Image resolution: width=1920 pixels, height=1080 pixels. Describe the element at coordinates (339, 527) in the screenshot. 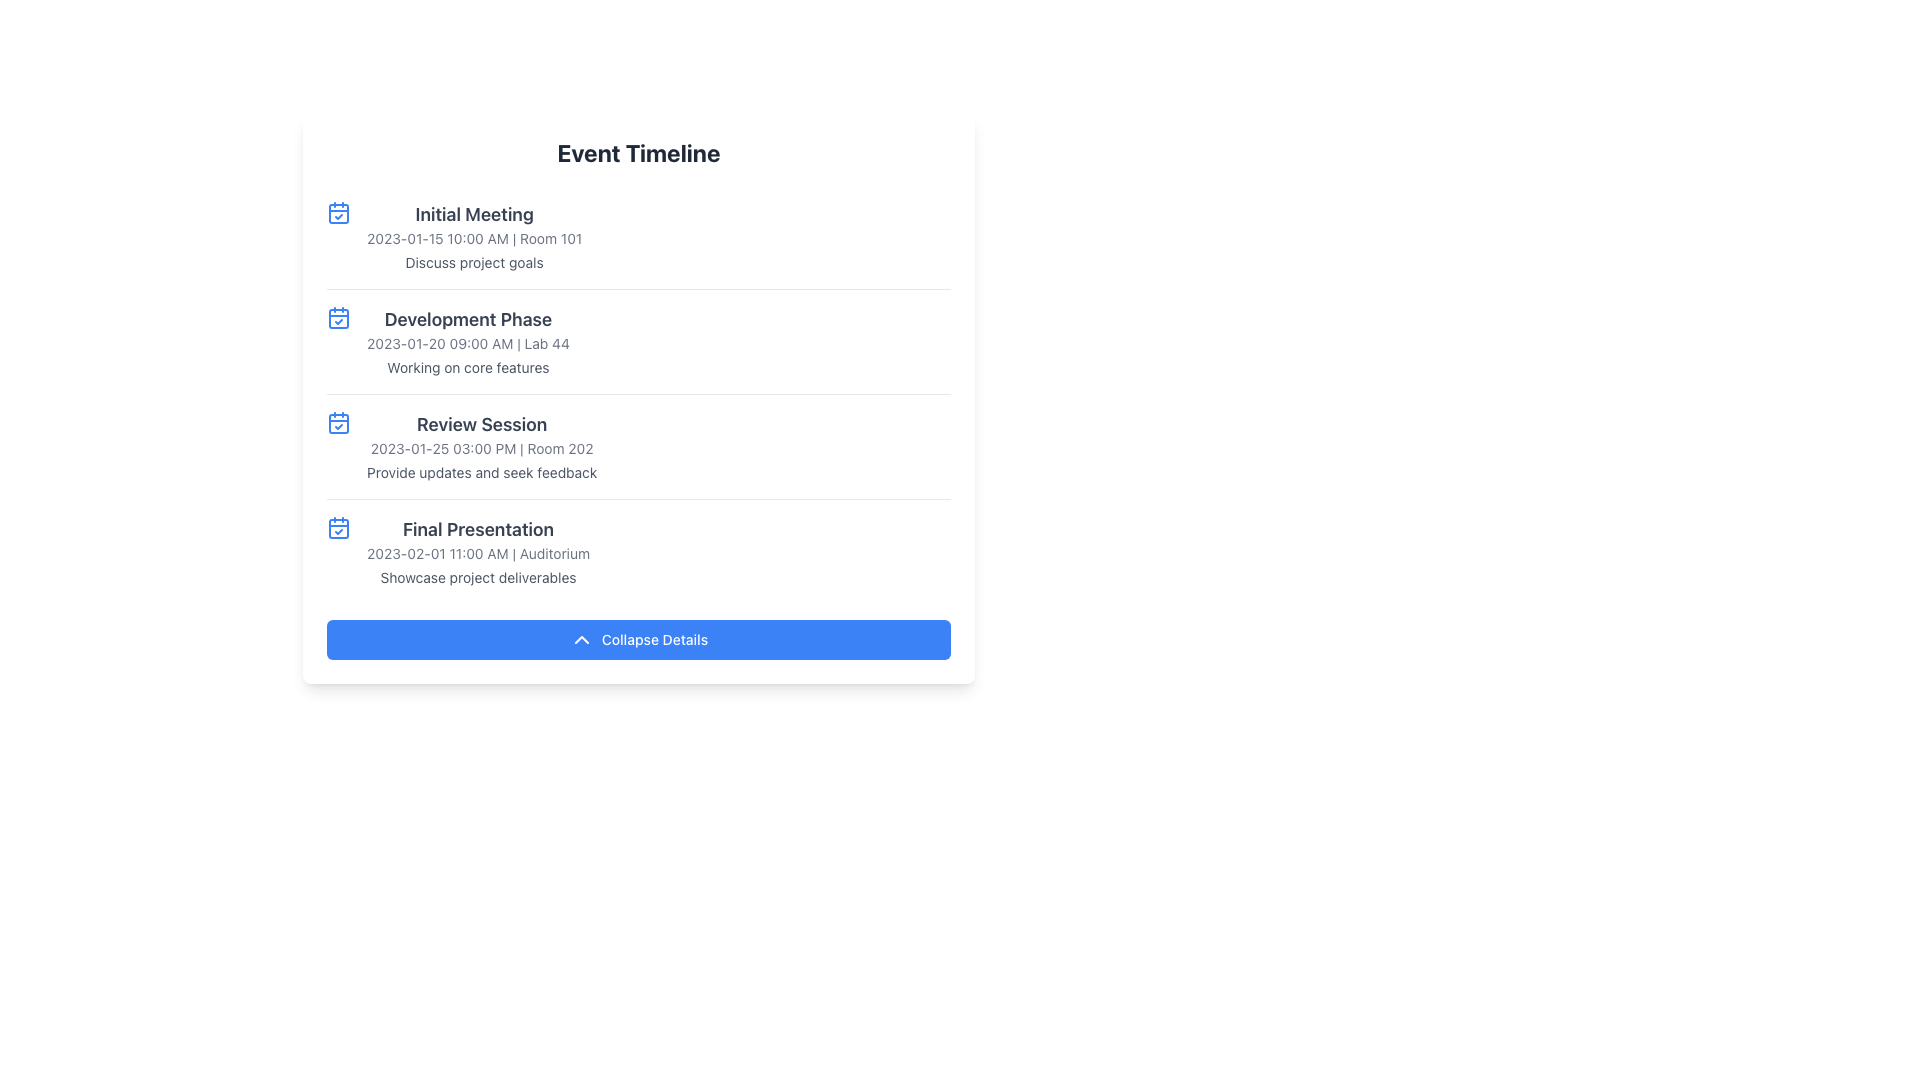

I see `the 'Final Presentation' event icon located in the fourth row of the timeline` at that location.